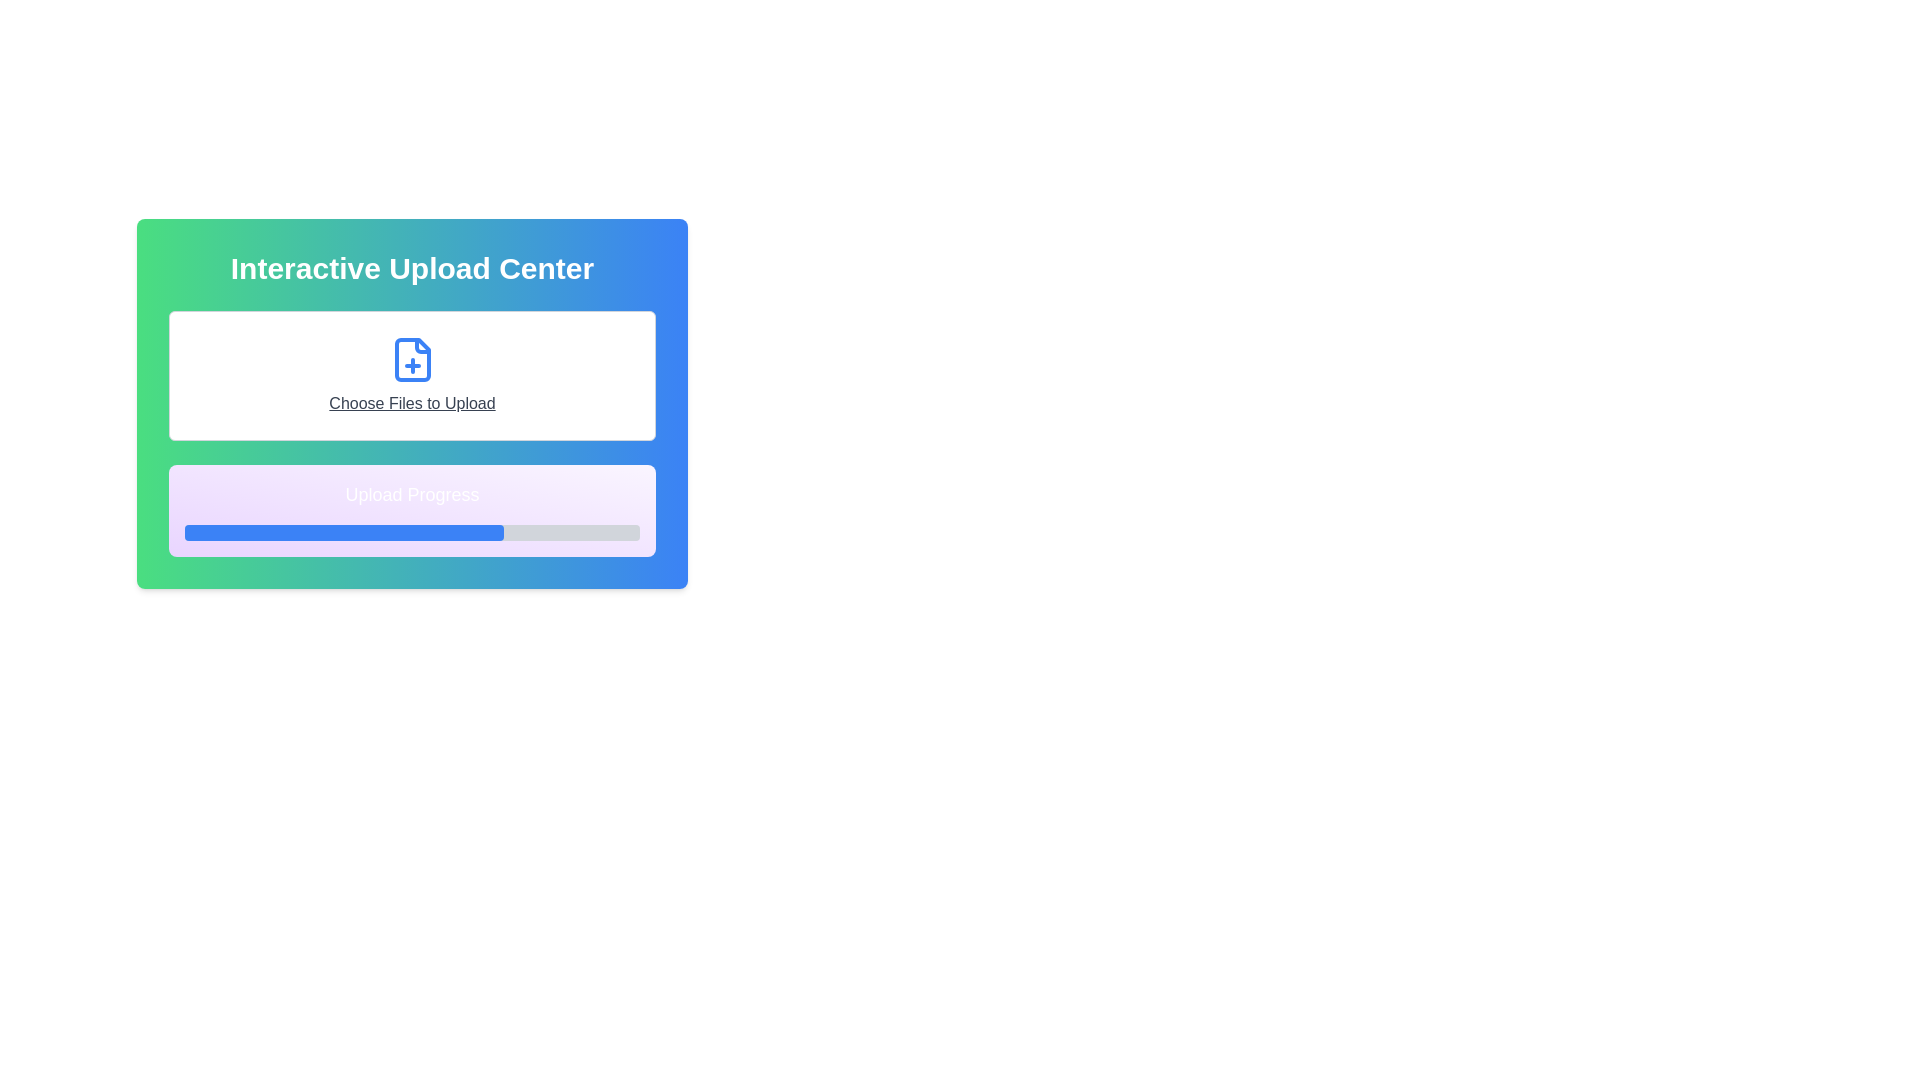 This screenshot has height=1080, width=1920. Describe the element at coordinates (411, 358) in the screenshot. I see `the SVG Icon, which serves` at that location.